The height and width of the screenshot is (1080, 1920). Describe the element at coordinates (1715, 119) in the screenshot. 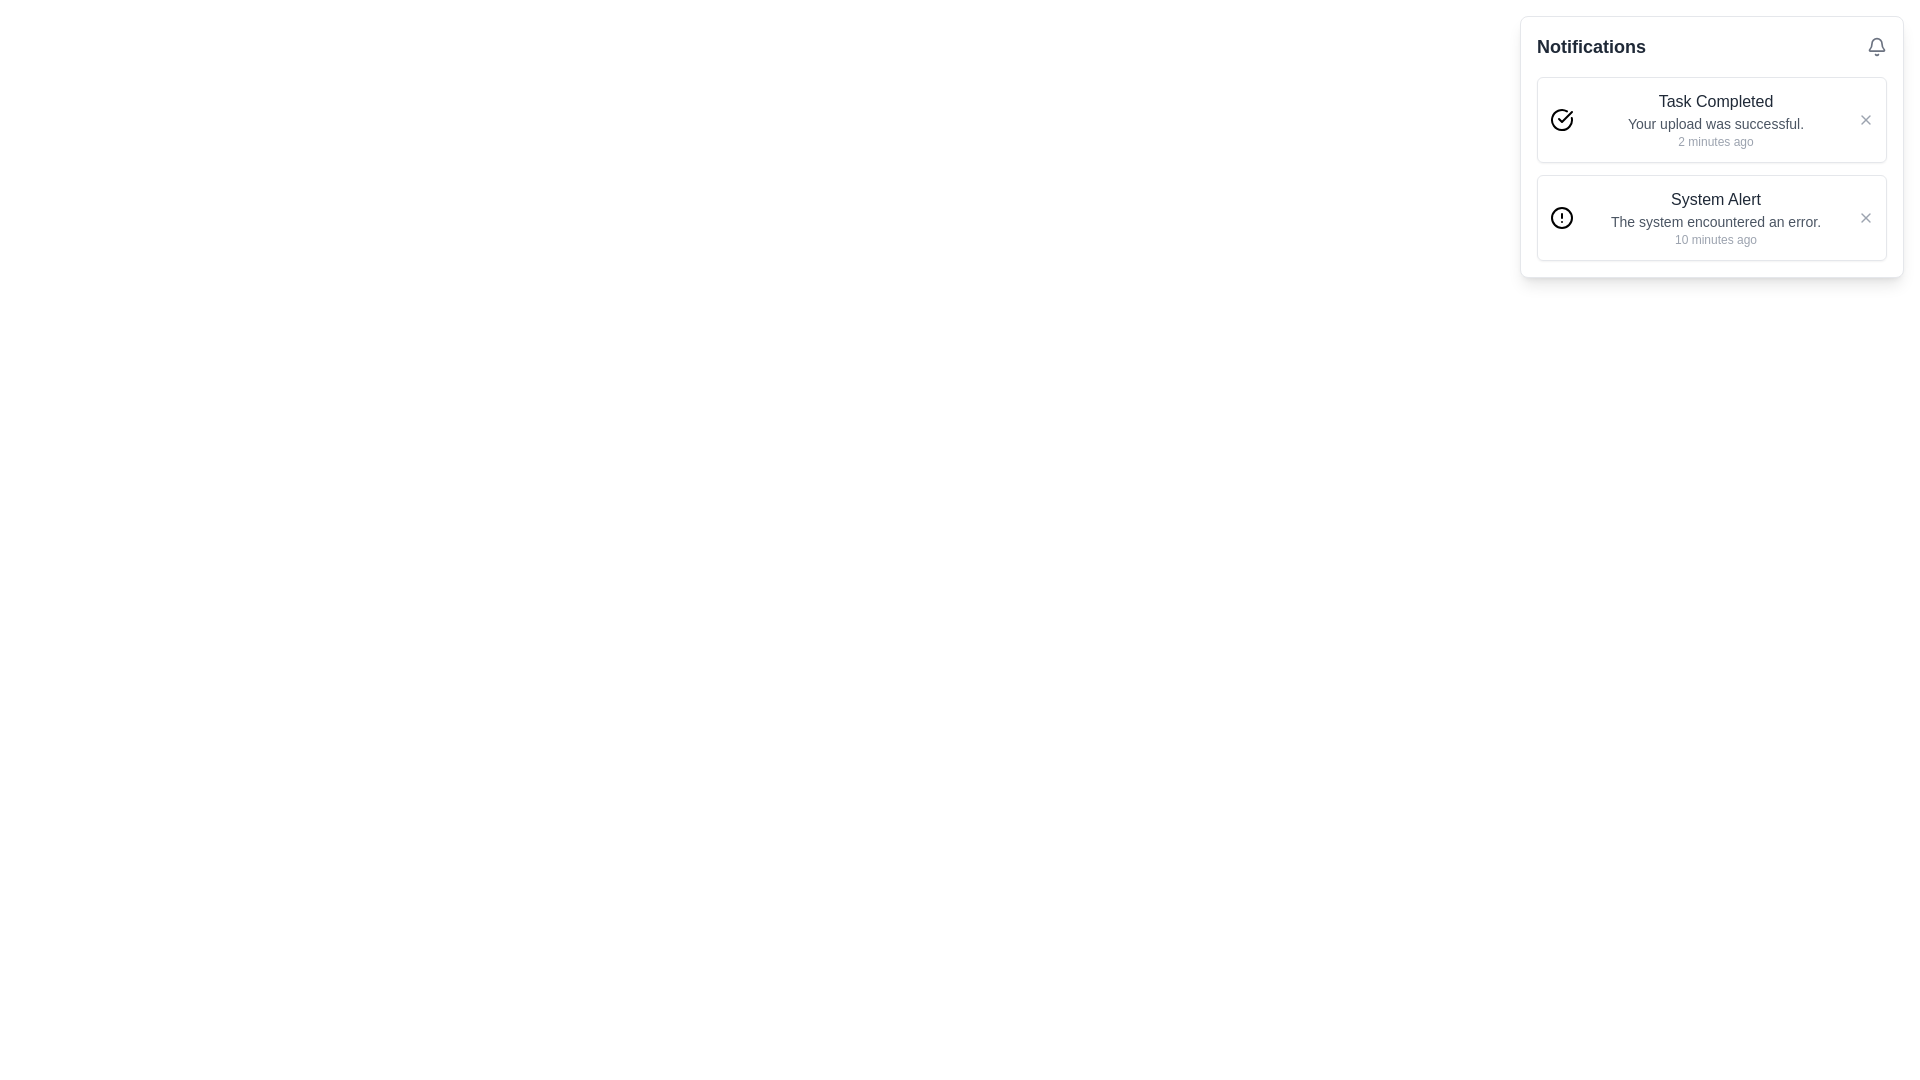

I see `the text block within the first notification card that displays a completed task upload message in the notifications panel` at that location.